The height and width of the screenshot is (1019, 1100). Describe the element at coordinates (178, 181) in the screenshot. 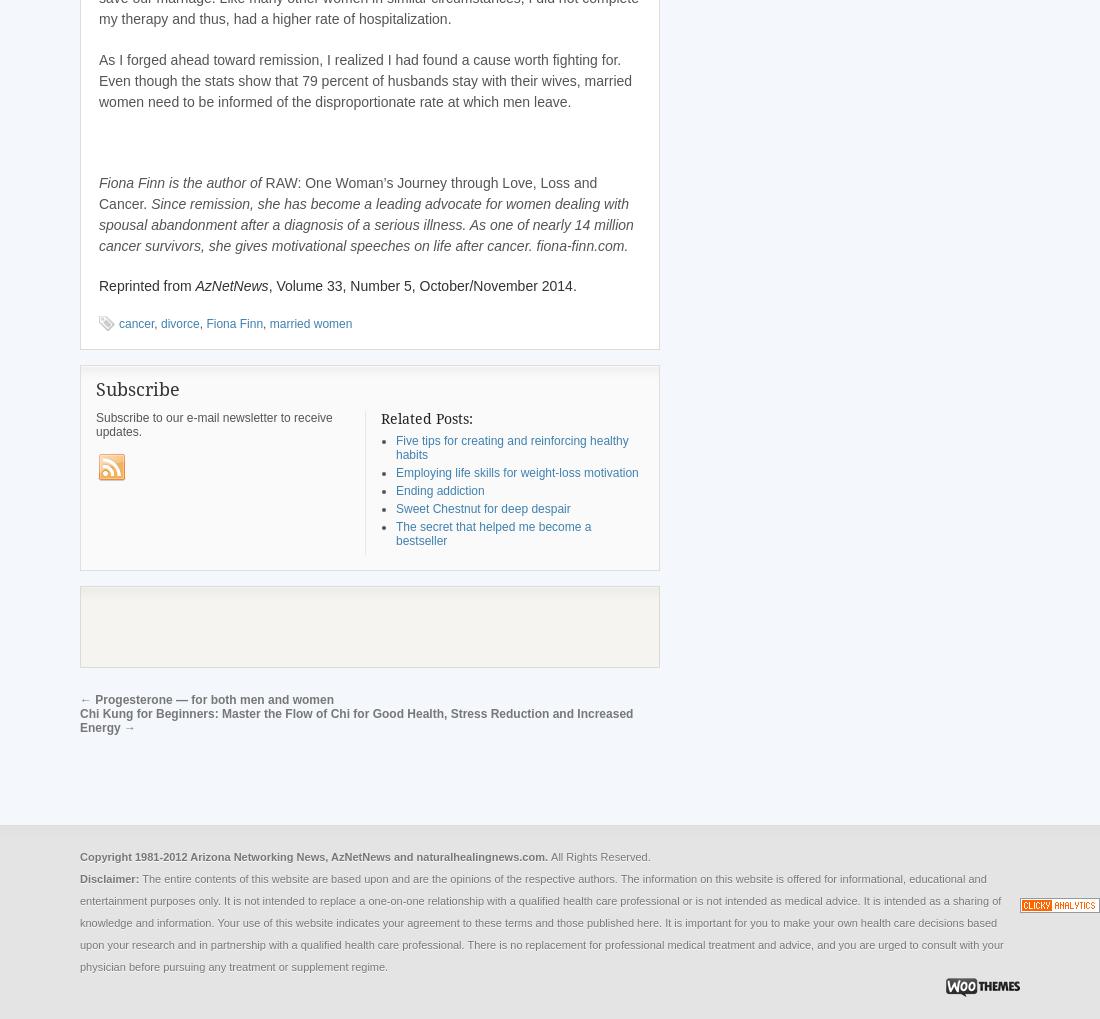

I see `'Fiona Finn is the author of'` at that location.